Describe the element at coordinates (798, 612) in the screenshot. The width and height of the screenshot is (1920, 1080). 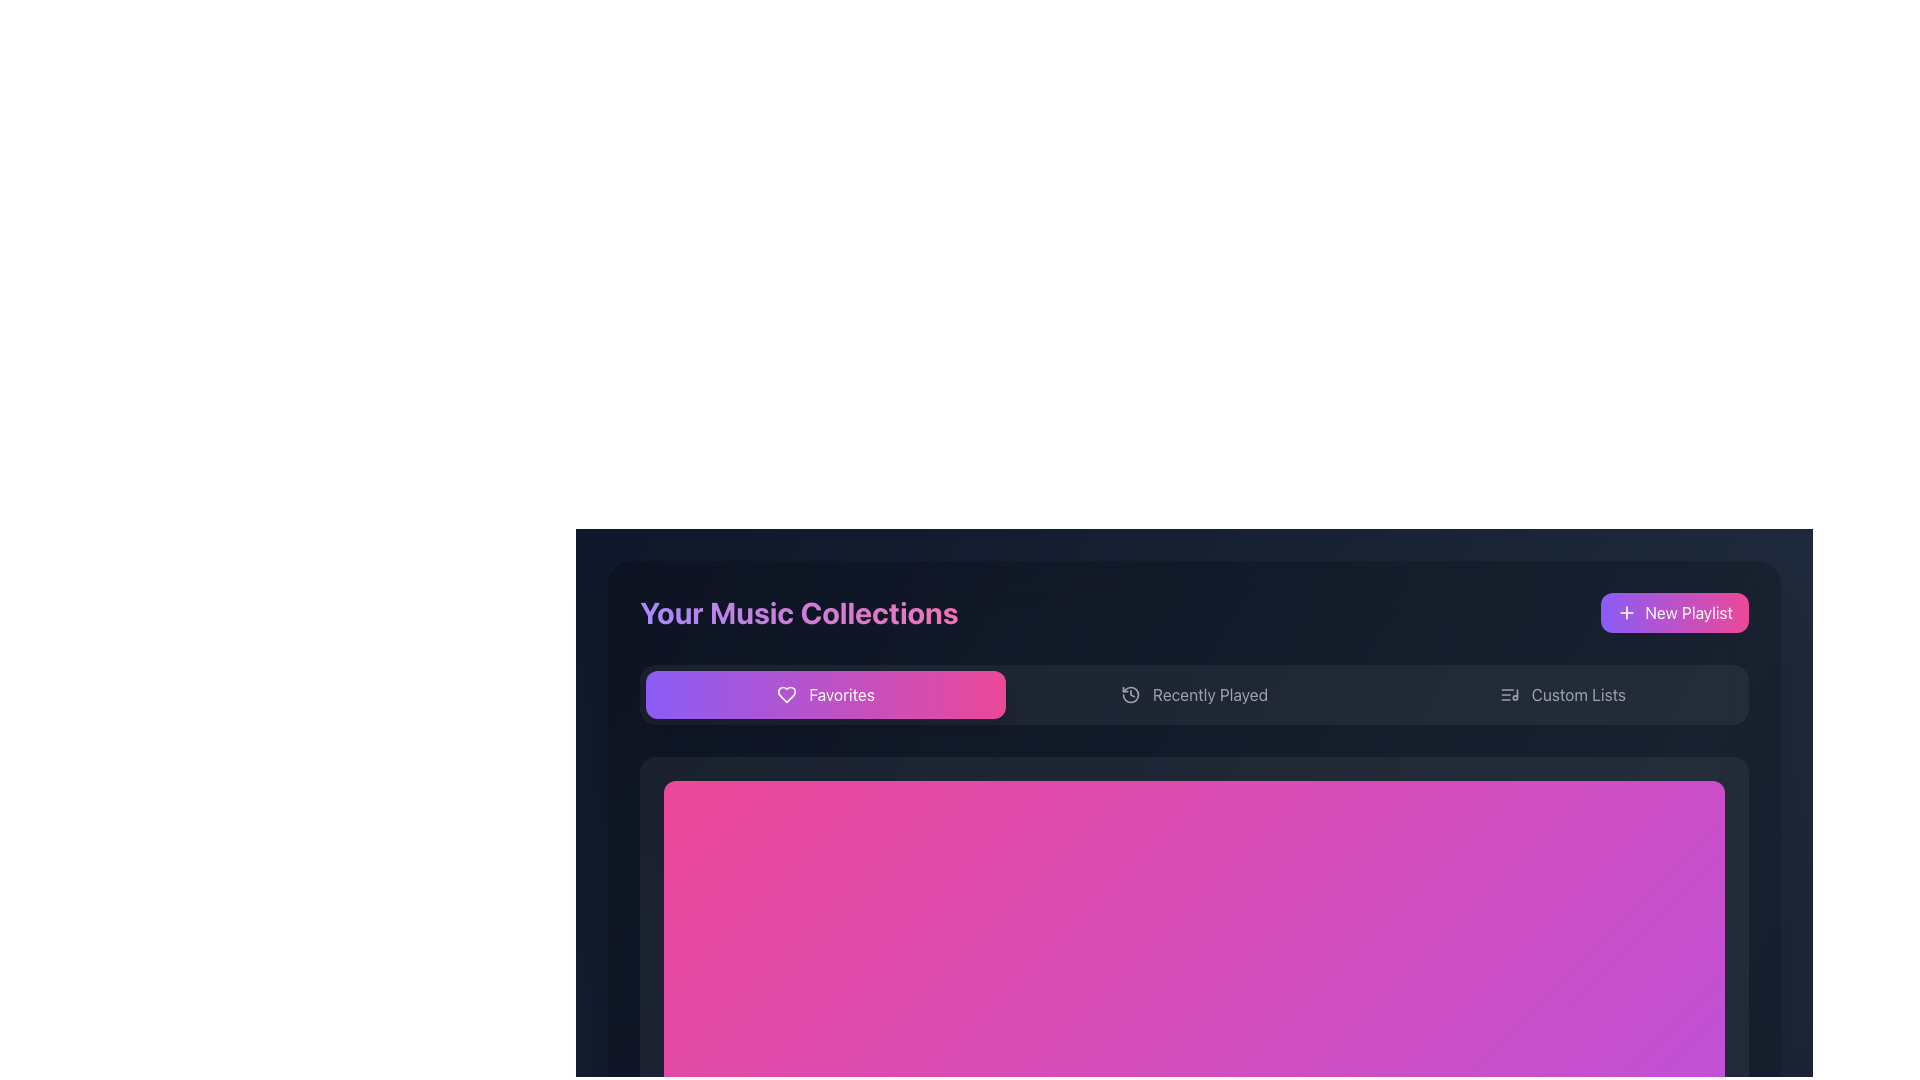
I see `the text-based heading that reads 'Your Music Collections', which is a bold, large-sized text with a gradient color scheme located prominently in the upper-left section of the UI` at that location.